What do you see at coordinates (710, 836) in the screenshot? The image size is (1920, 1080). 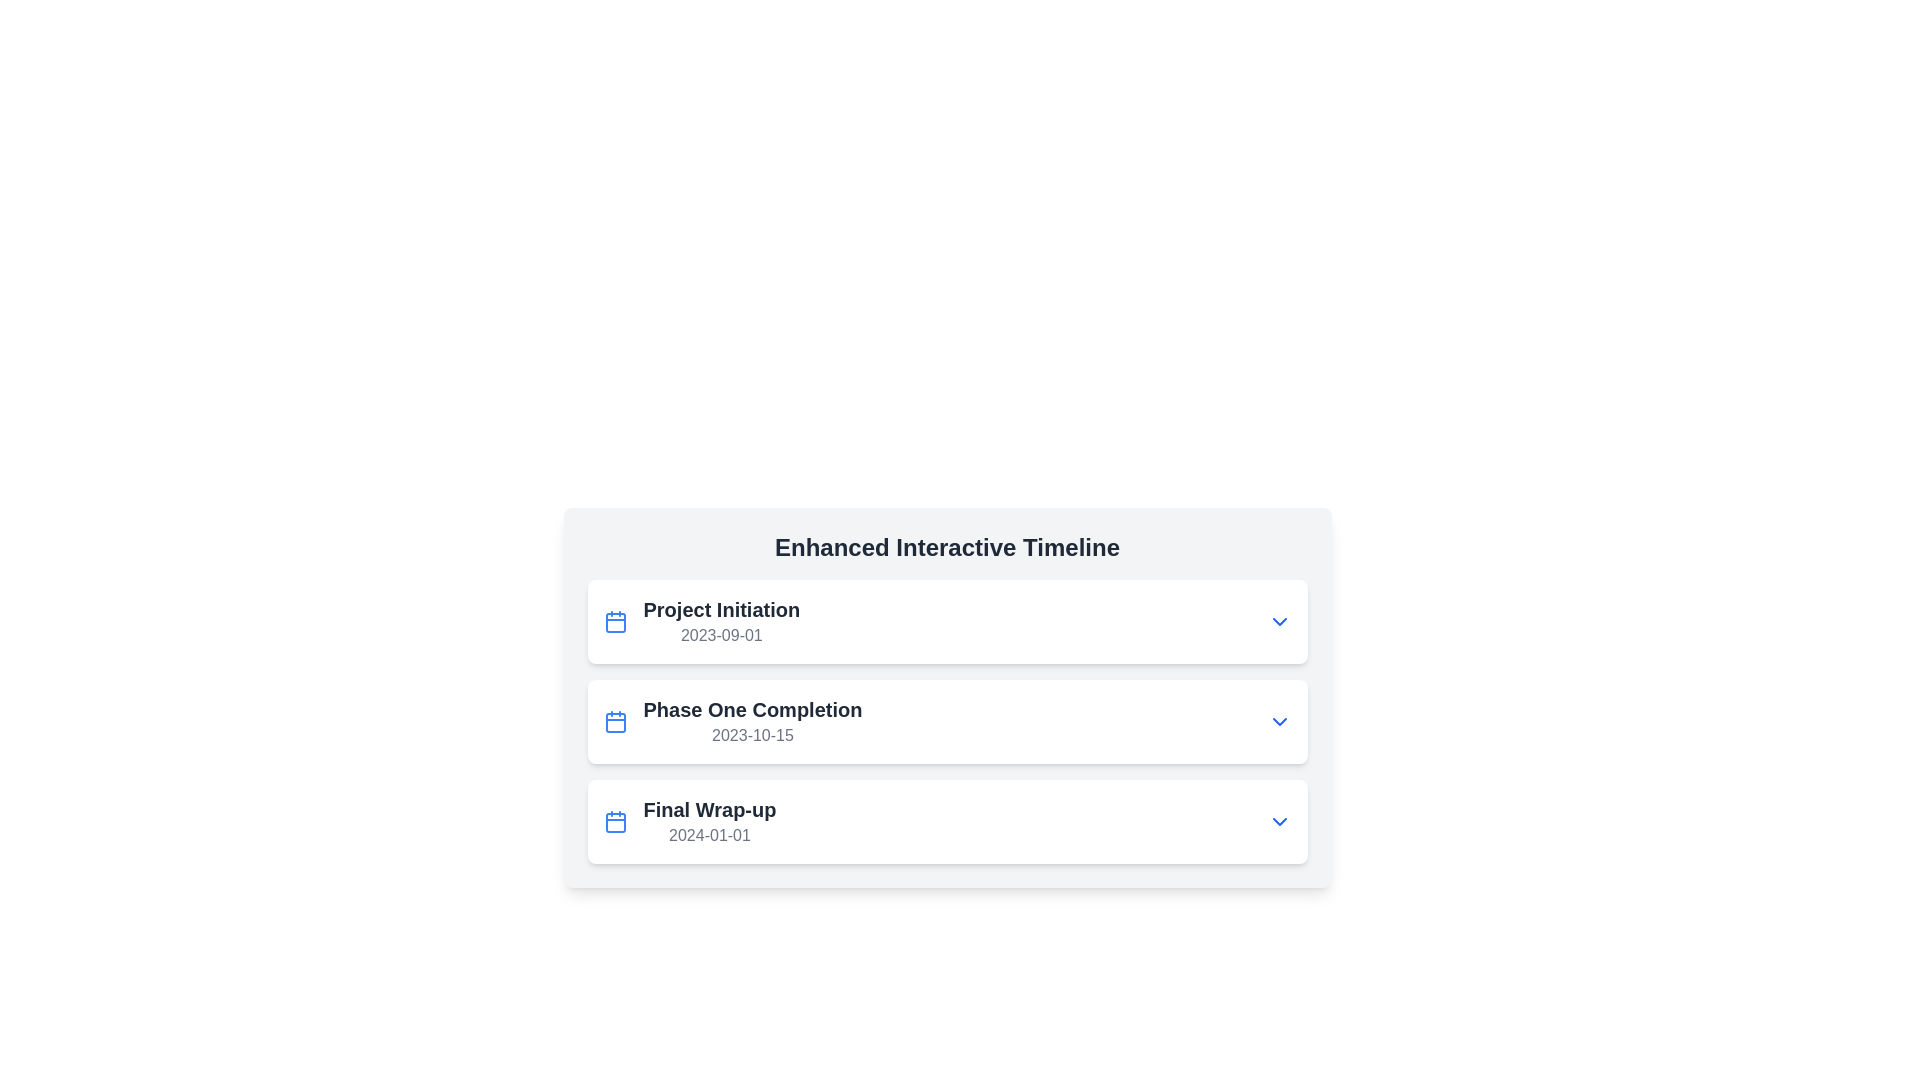 I see `the text label displaying '2024-01-01', which is styled in gray and positioned beneath the header 'Final Wrap-up' in the third timeline section` at bounding box center [710, 836].